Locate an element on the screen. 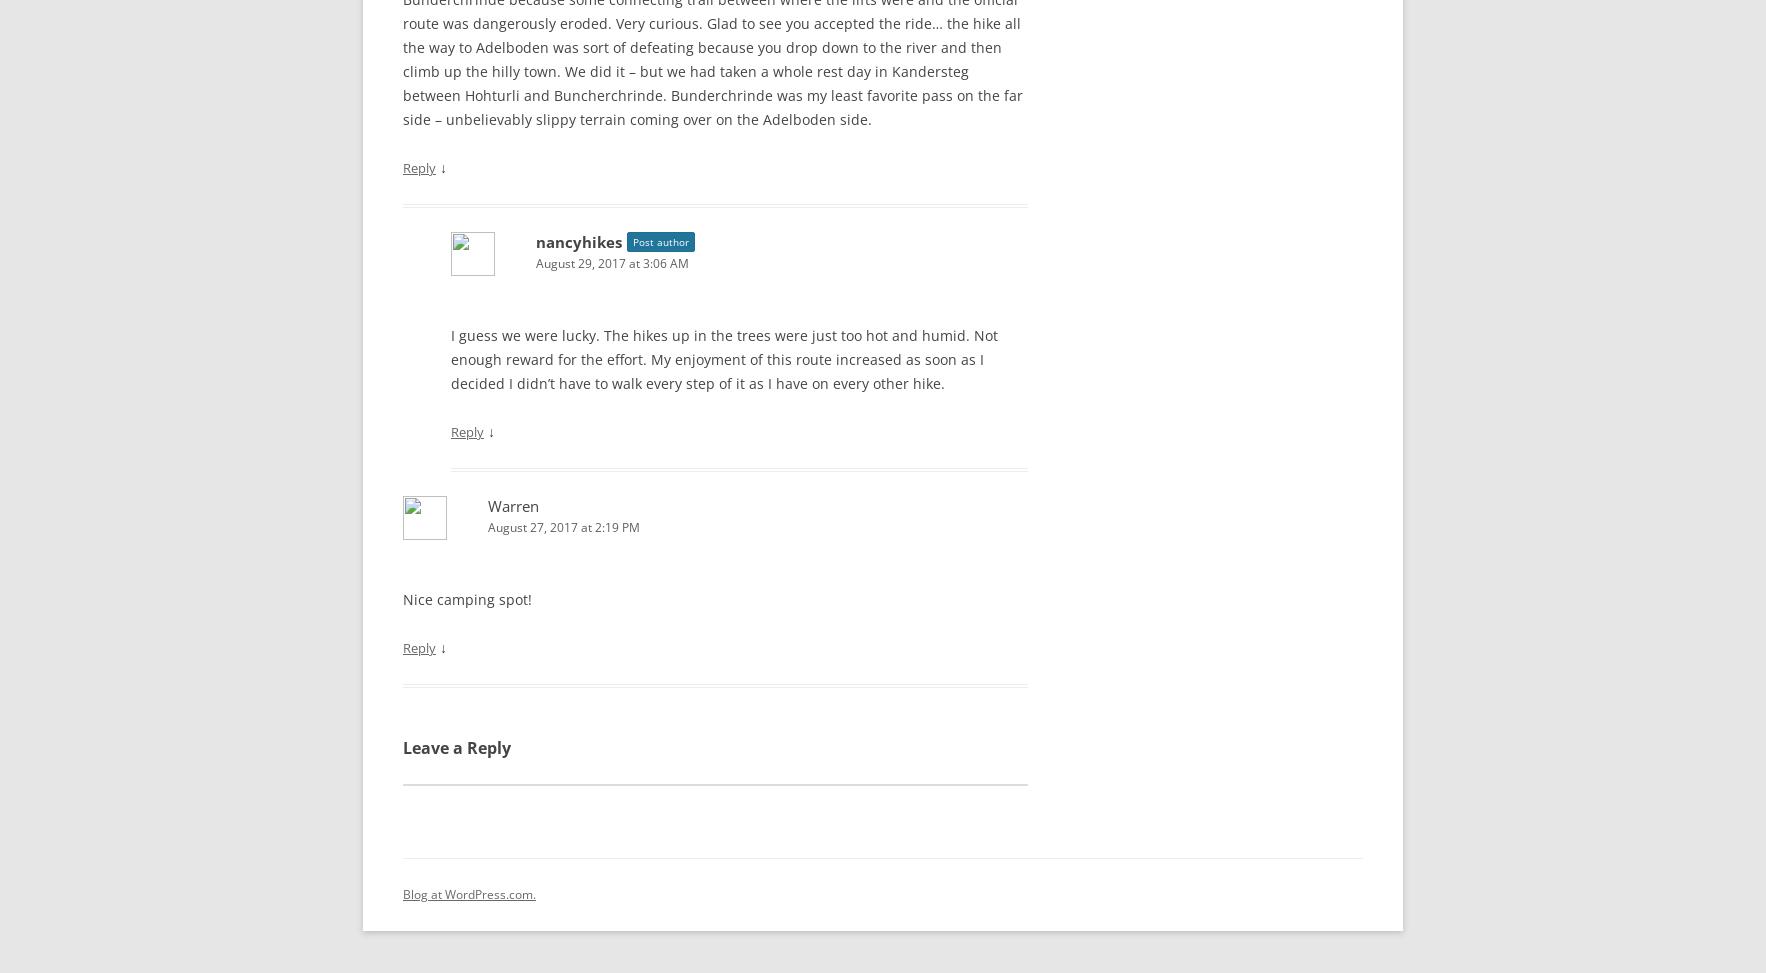  'Leave a Reply' is located at coordinates (402, 742).